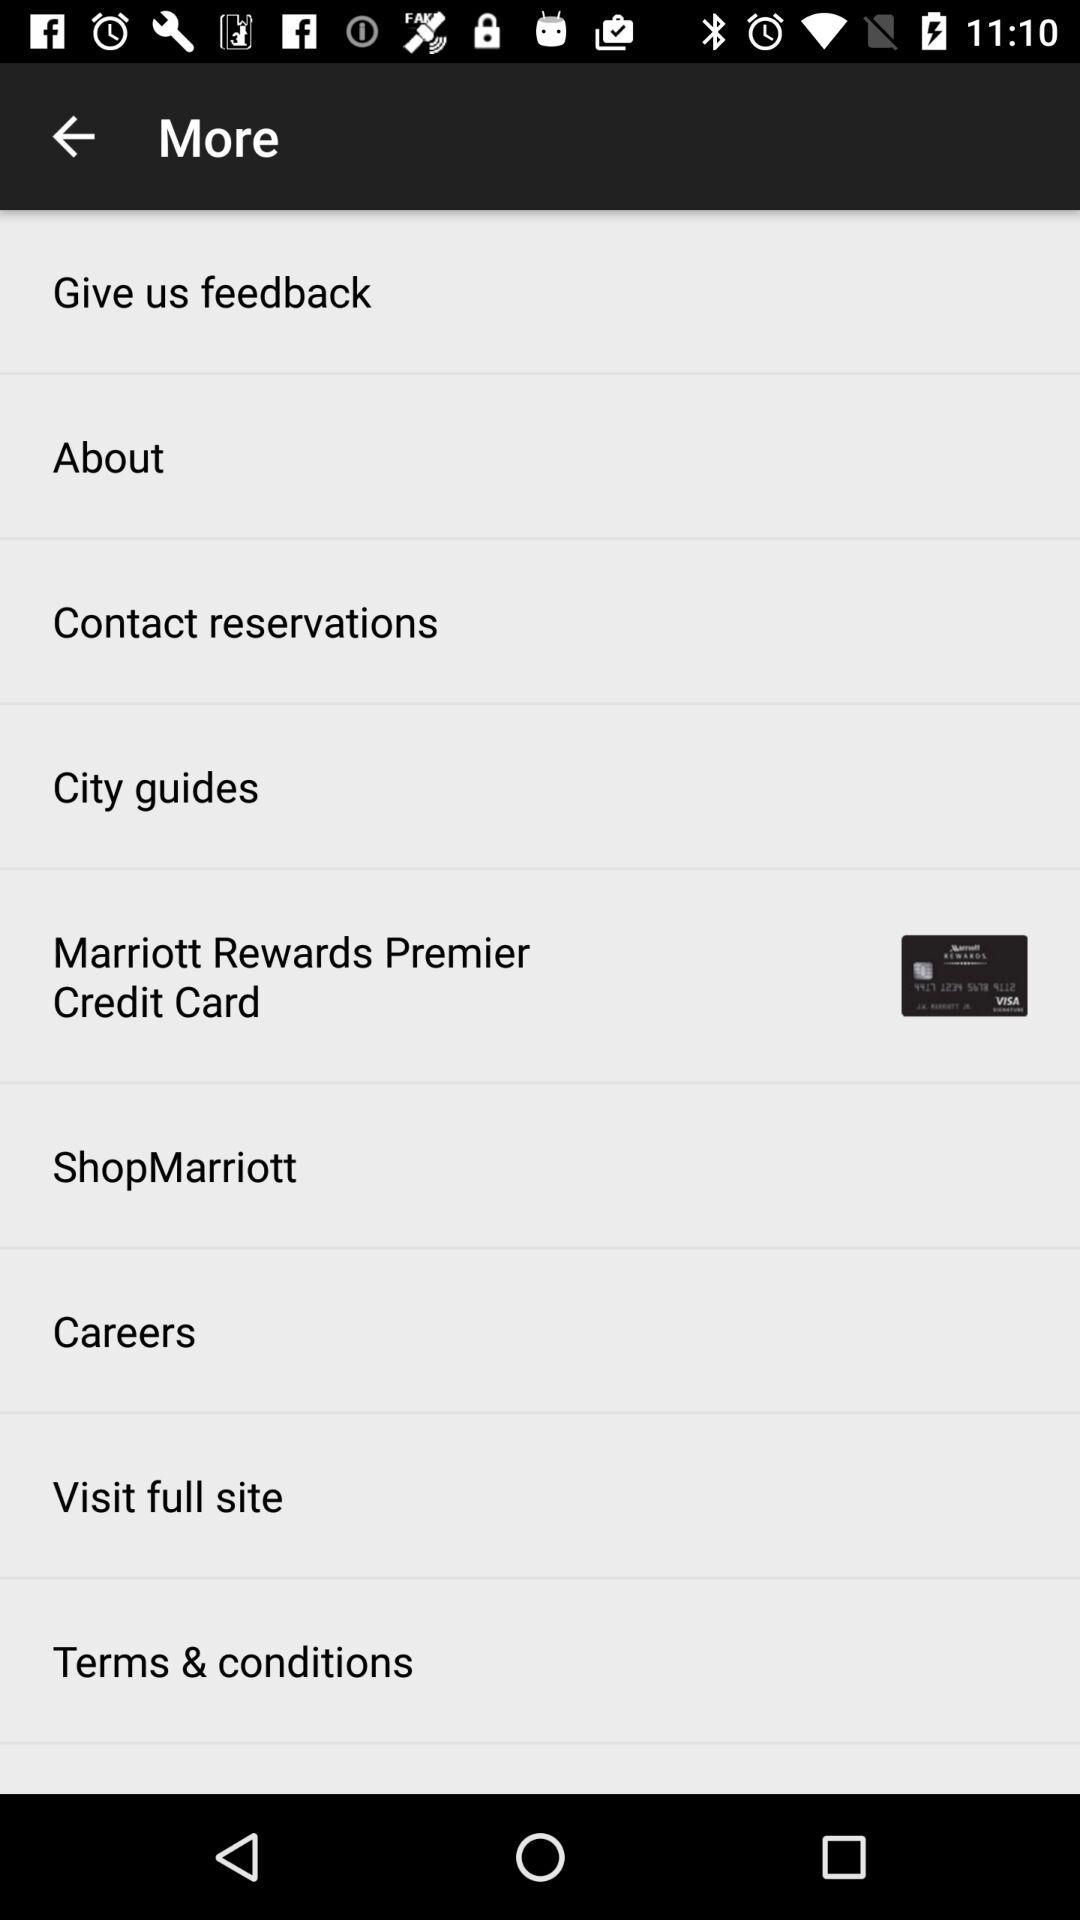  What do you see at coordinates (173, 1165) in the screenshot?
I see `shopmarriott` at bounding box center [173, 1165].